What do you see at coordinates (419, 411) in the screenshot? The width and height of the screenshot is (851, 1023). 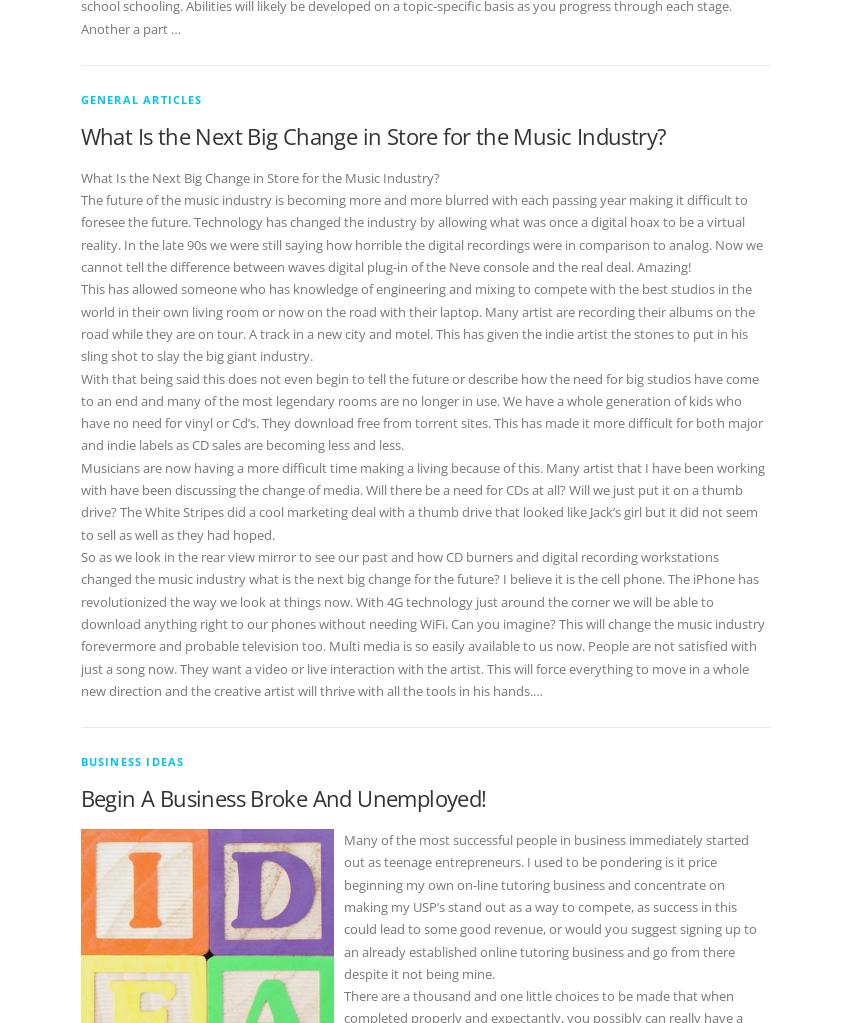 I see `'With that being said this does not even begin to tell the future or describe how the need for big studios have come to an end and many of the most legendary rooms are no longer in use.  We have a whole generation of kids who have no need for vinyl or Cd’s.  They download free from torrent sites.  This has made it more difficult for both major and indie labels as CD sales are becoming less and less.'` at bounding box center [419, 411].